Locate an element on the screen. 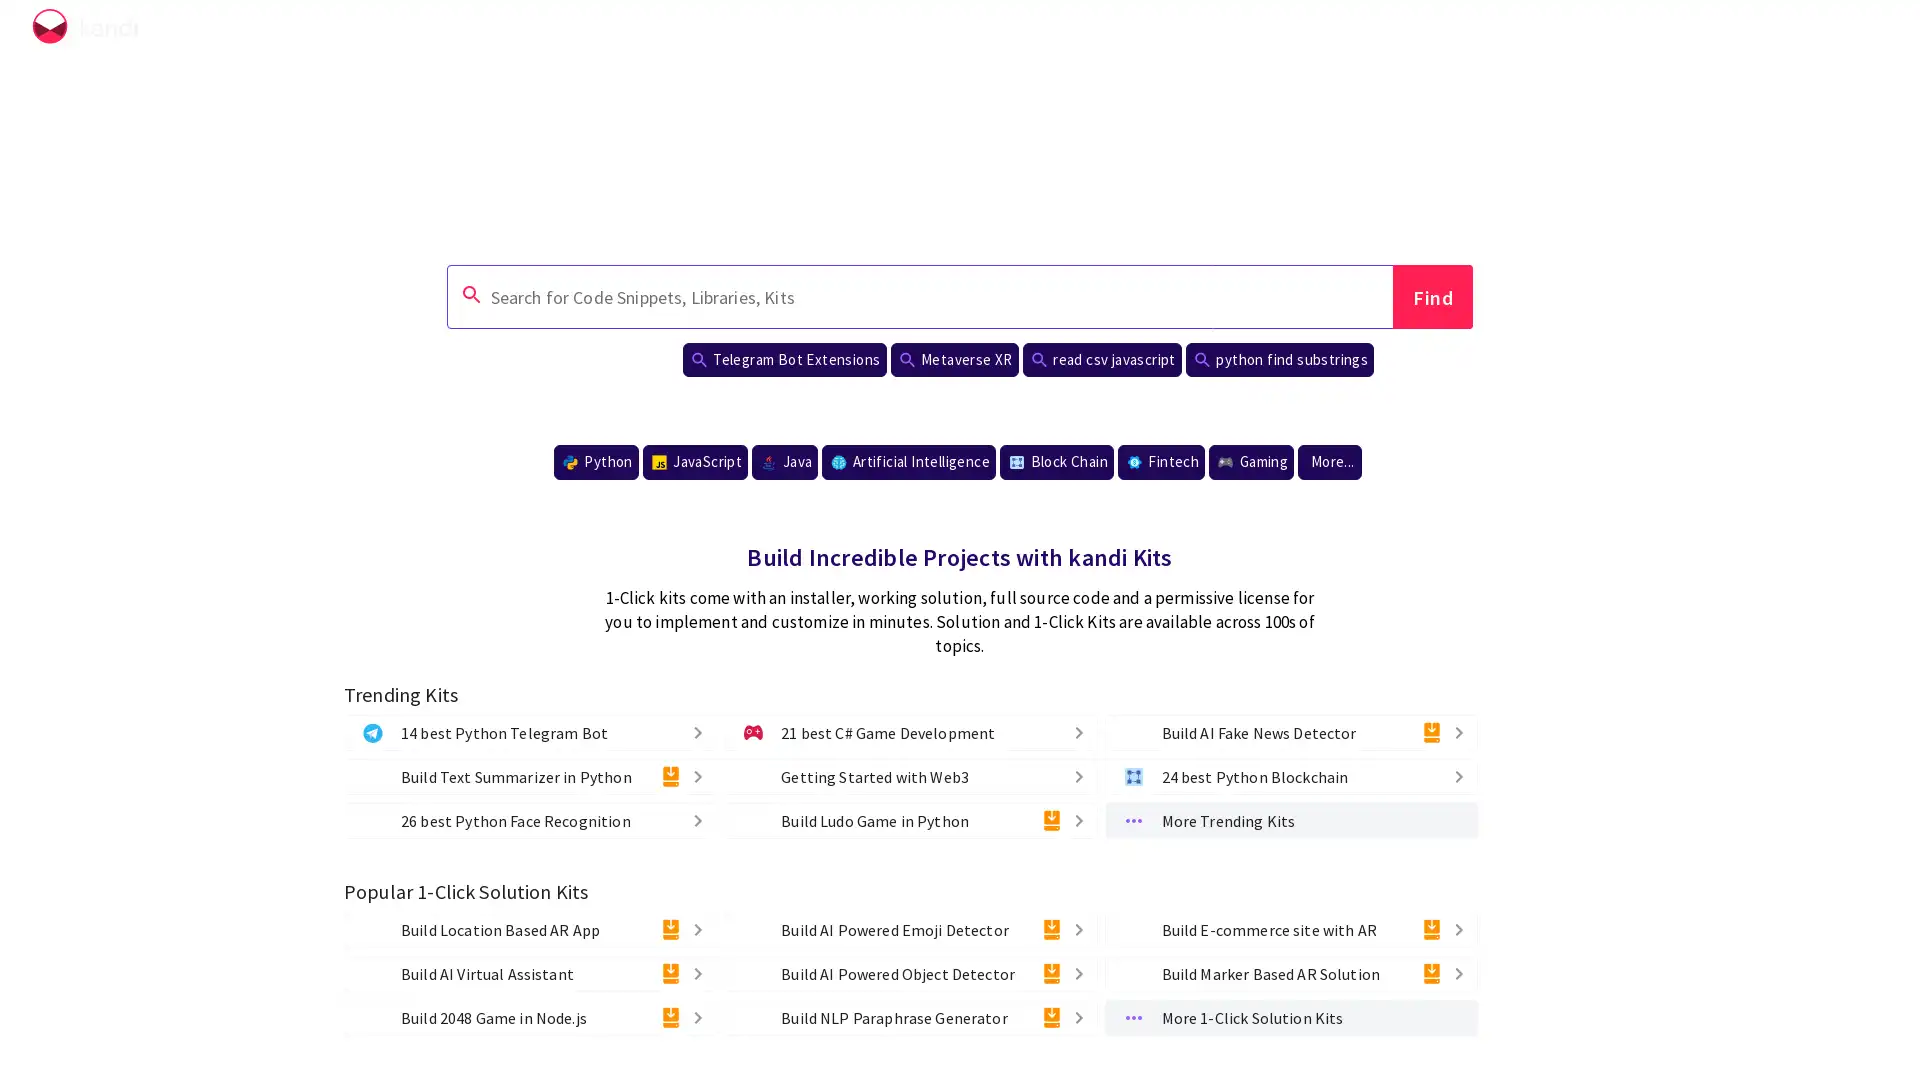 This screenshot has height=1080, width=1920. delete is located at coordinates (1050, 971).